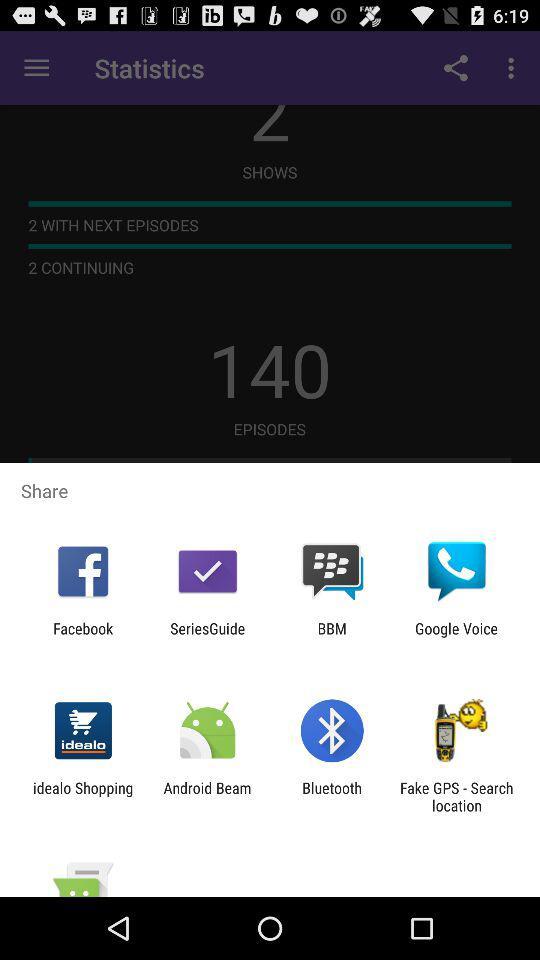  Describe the element at coordinates (82, 636) in the screenshot. I see `icon to the left of the seriesguide item` at that location.